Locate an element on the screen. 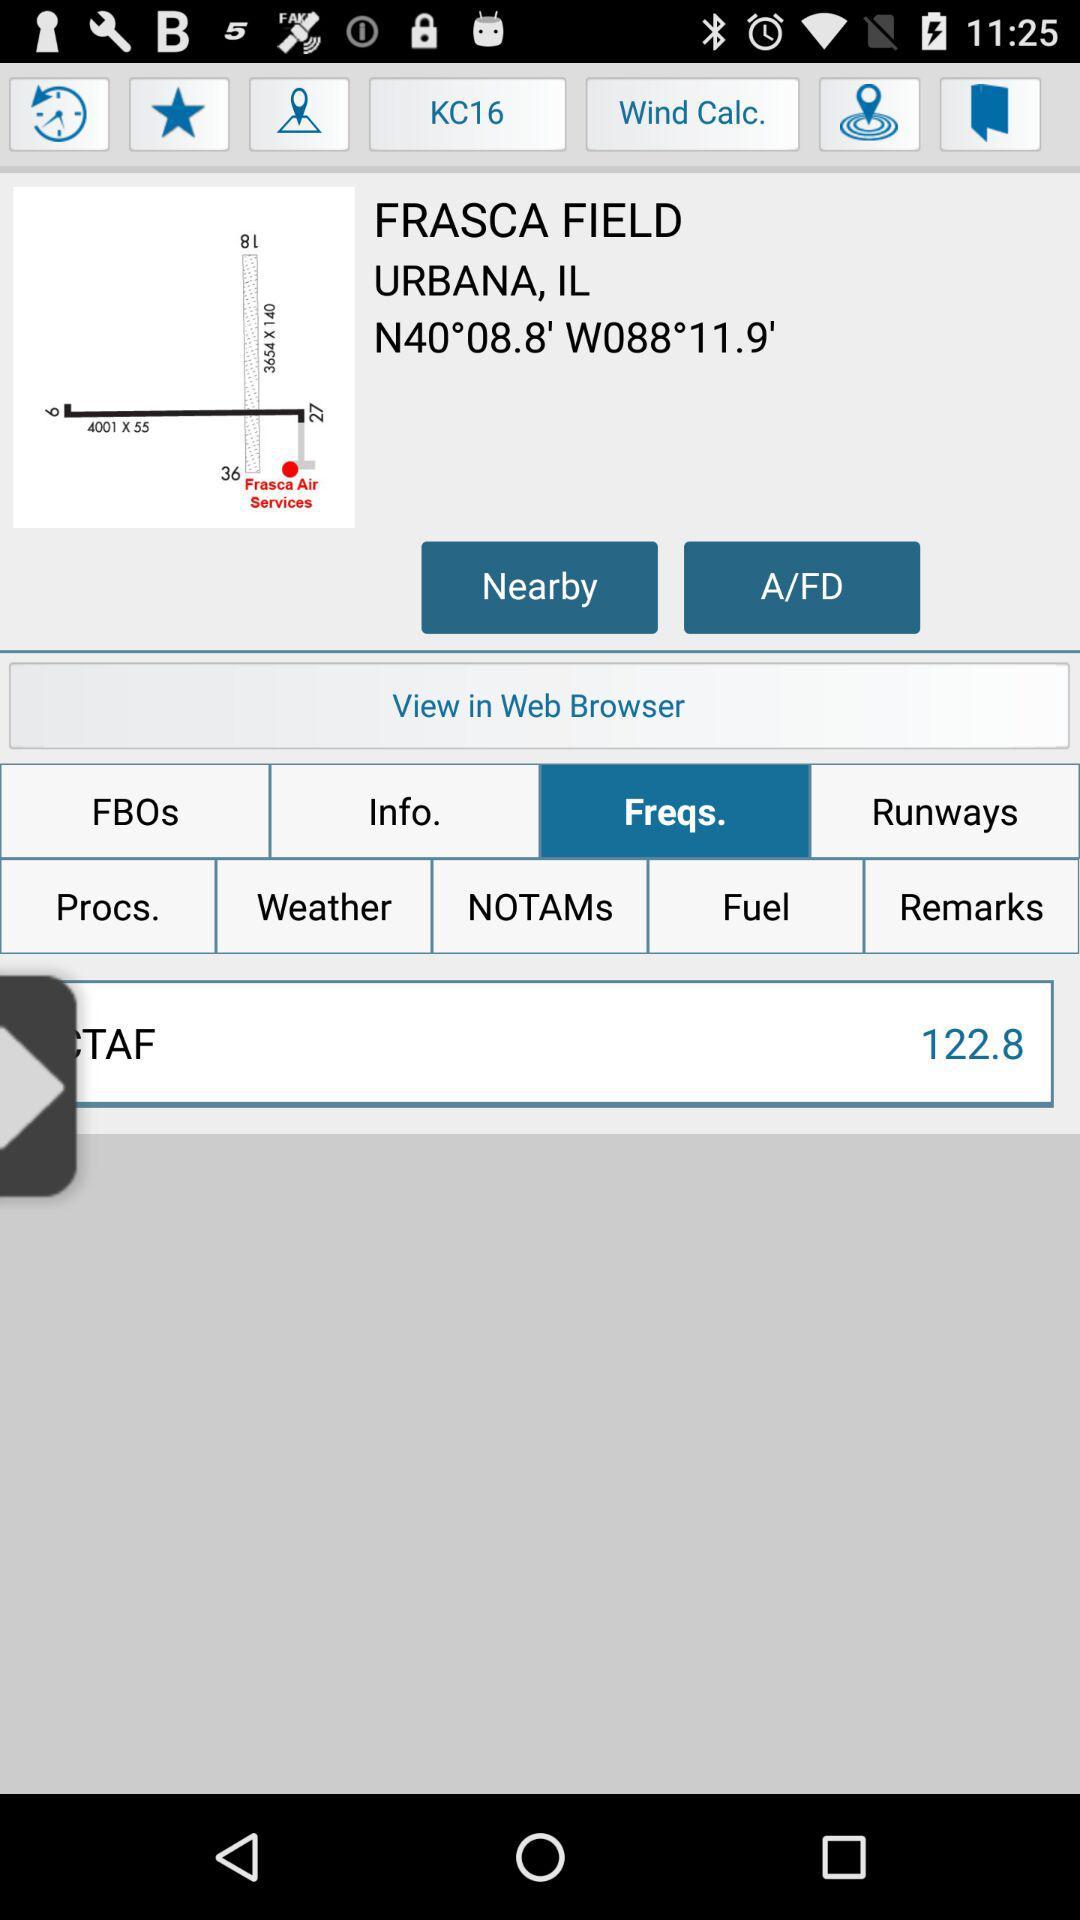  the button next to kc16 is located at coordinates (692, 118).